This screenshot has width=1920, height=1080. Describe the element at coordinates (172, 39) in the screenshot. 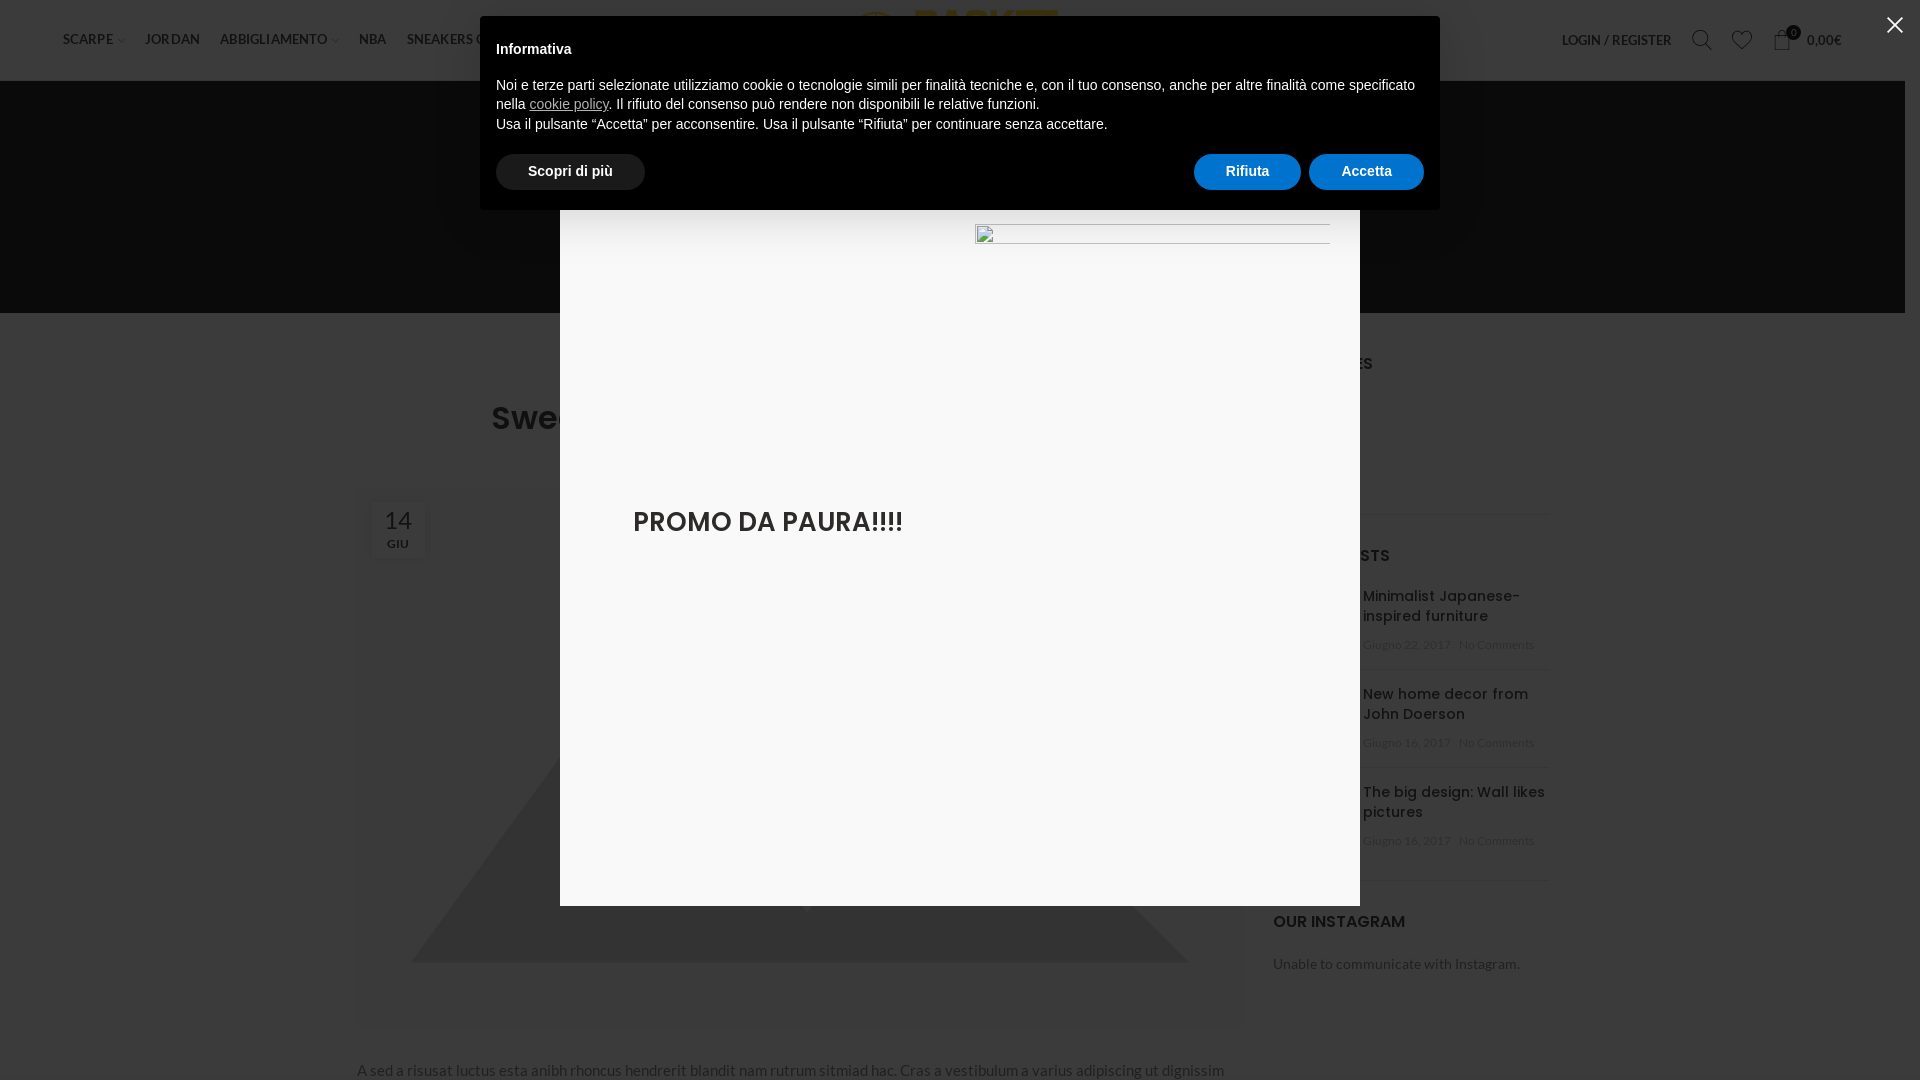

I see `'JORDAN'` at that location.